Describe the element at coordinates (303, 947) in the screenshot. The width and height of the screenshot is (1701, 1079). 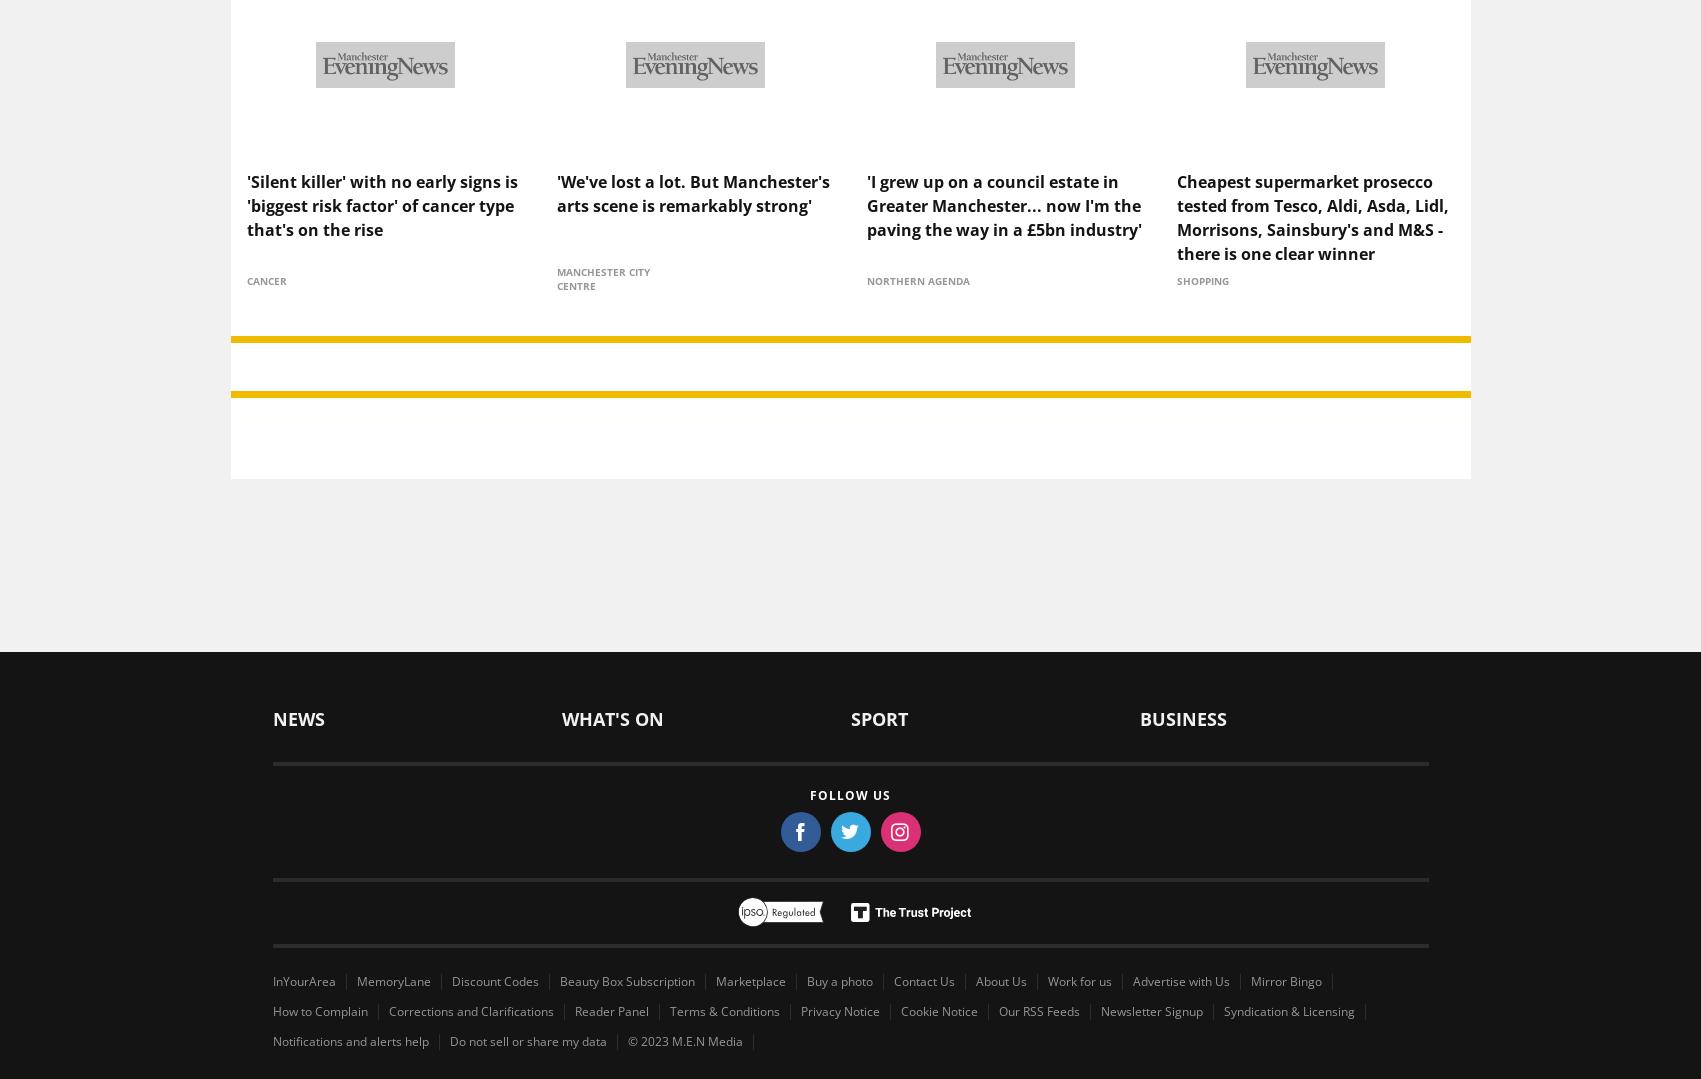
I see `'InYourArea'` at that location.